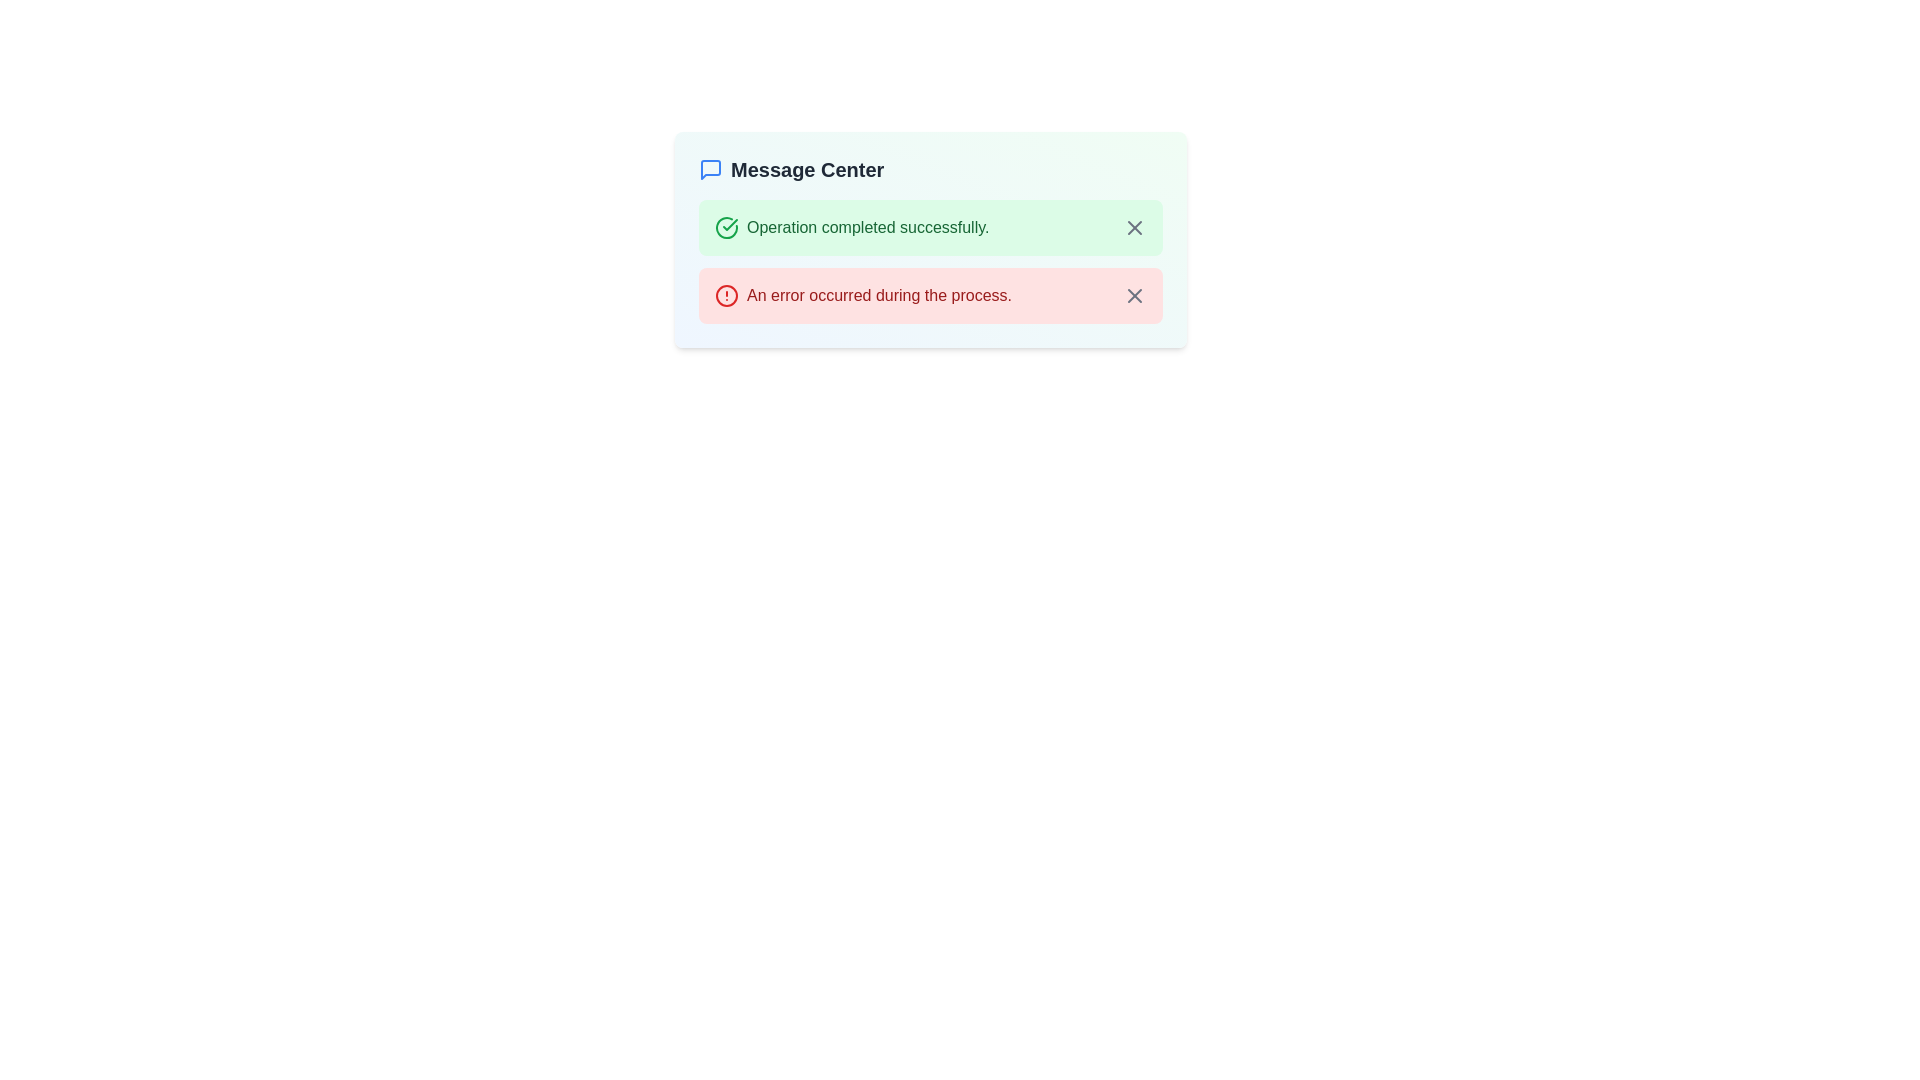 This screenshot has width=1920, height=1080. Describe the element at coordinates (851, 226) in the screenshot. I see `the success message from the first Notification item within the green notification box in the Message Center` at that location.